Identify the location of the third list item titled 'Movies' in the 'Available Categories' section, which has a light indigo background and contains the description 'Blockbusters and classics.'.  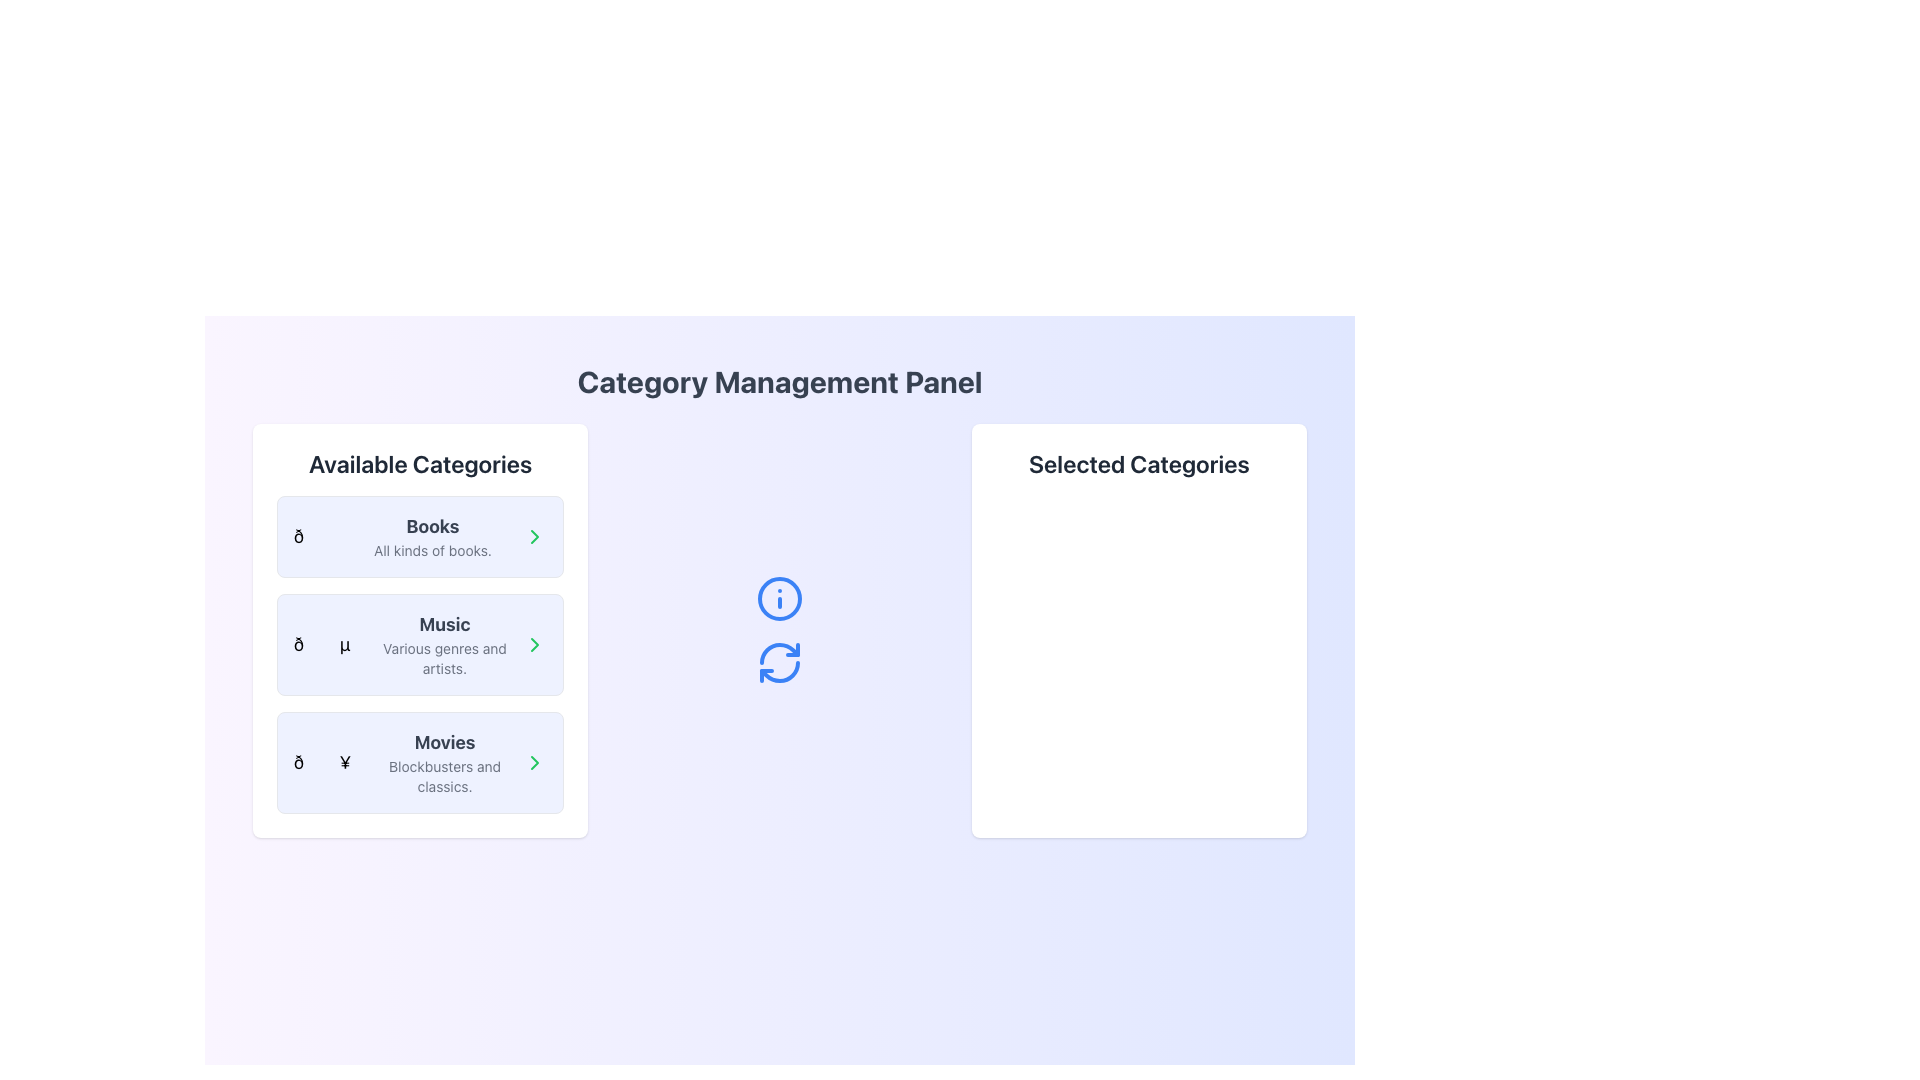
(419, 763).